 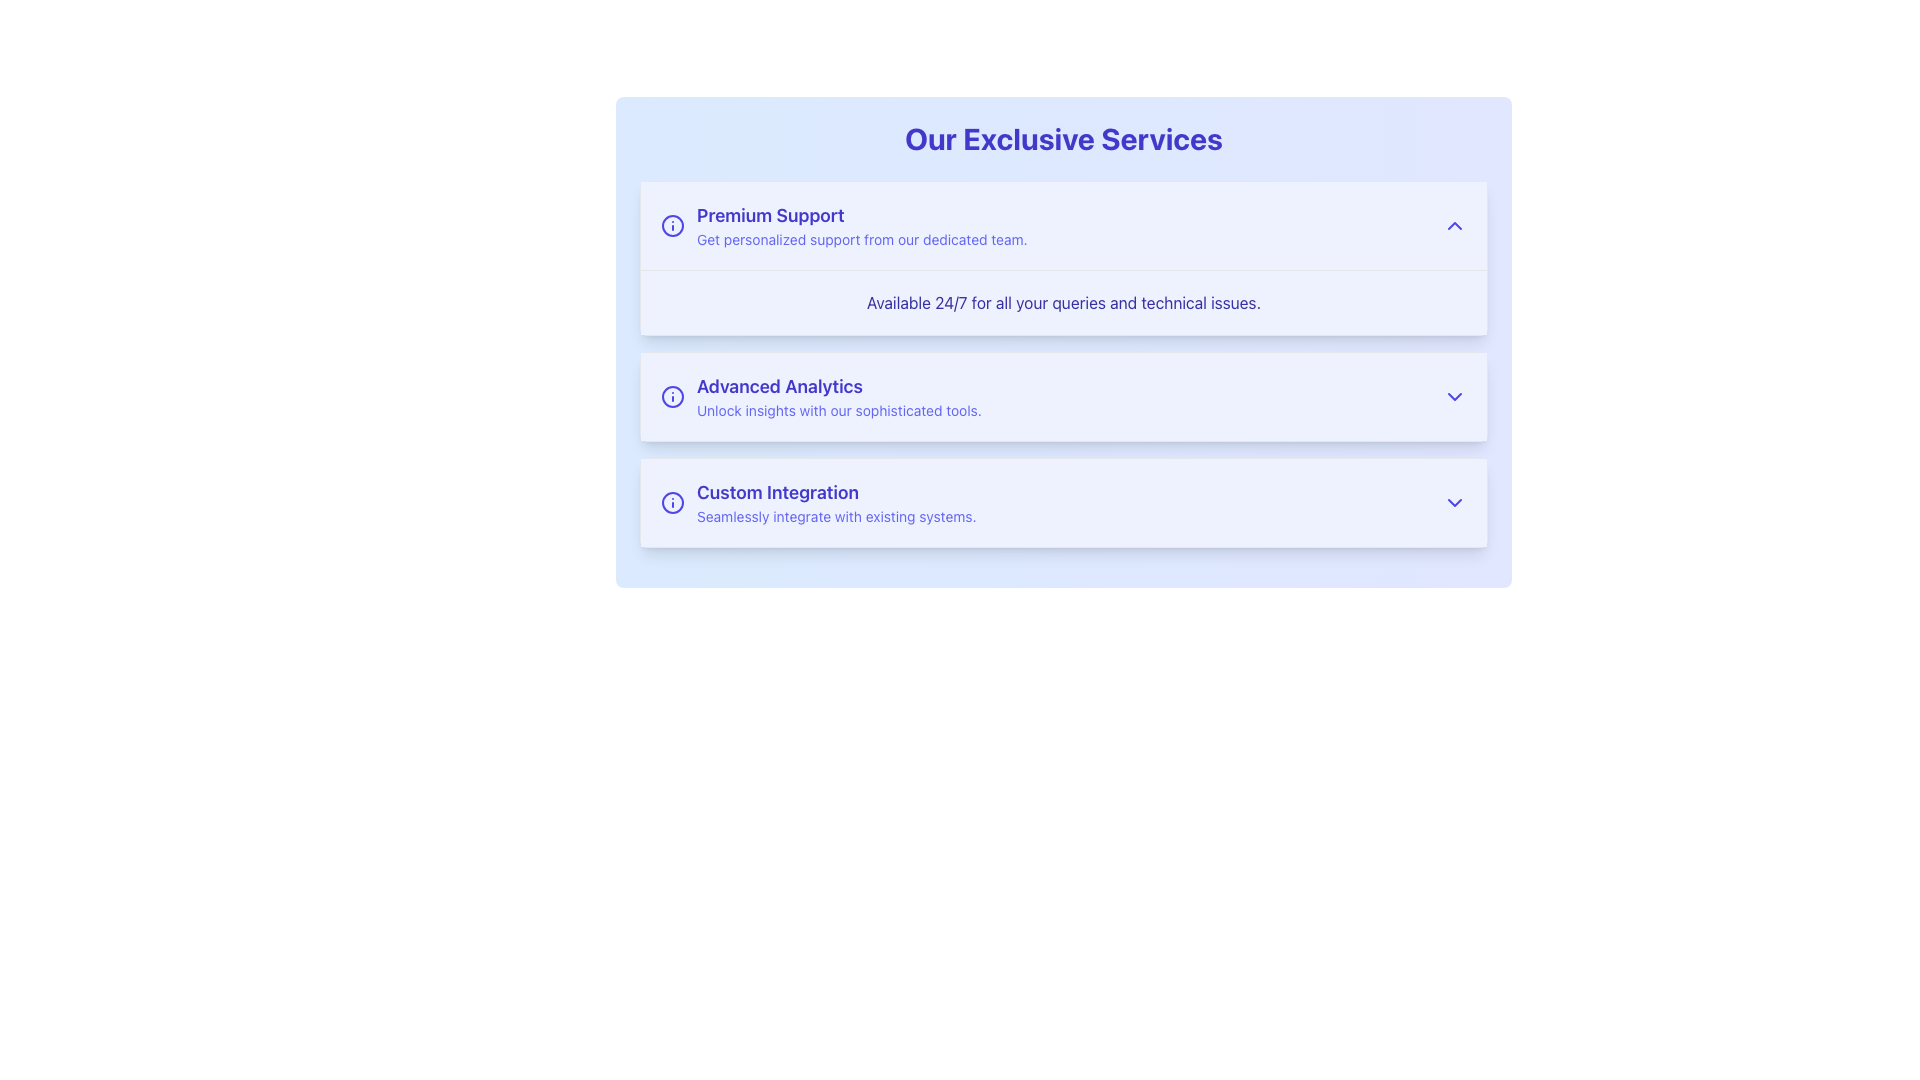 What do you see at coordinates (836, 493) in the screenshot?
I see `the text label that serves as a heading for the Custom Integration services section, located above the descriptive text 'Seamlessly integrate with existing systems.'` at bounding box center [836, 493].